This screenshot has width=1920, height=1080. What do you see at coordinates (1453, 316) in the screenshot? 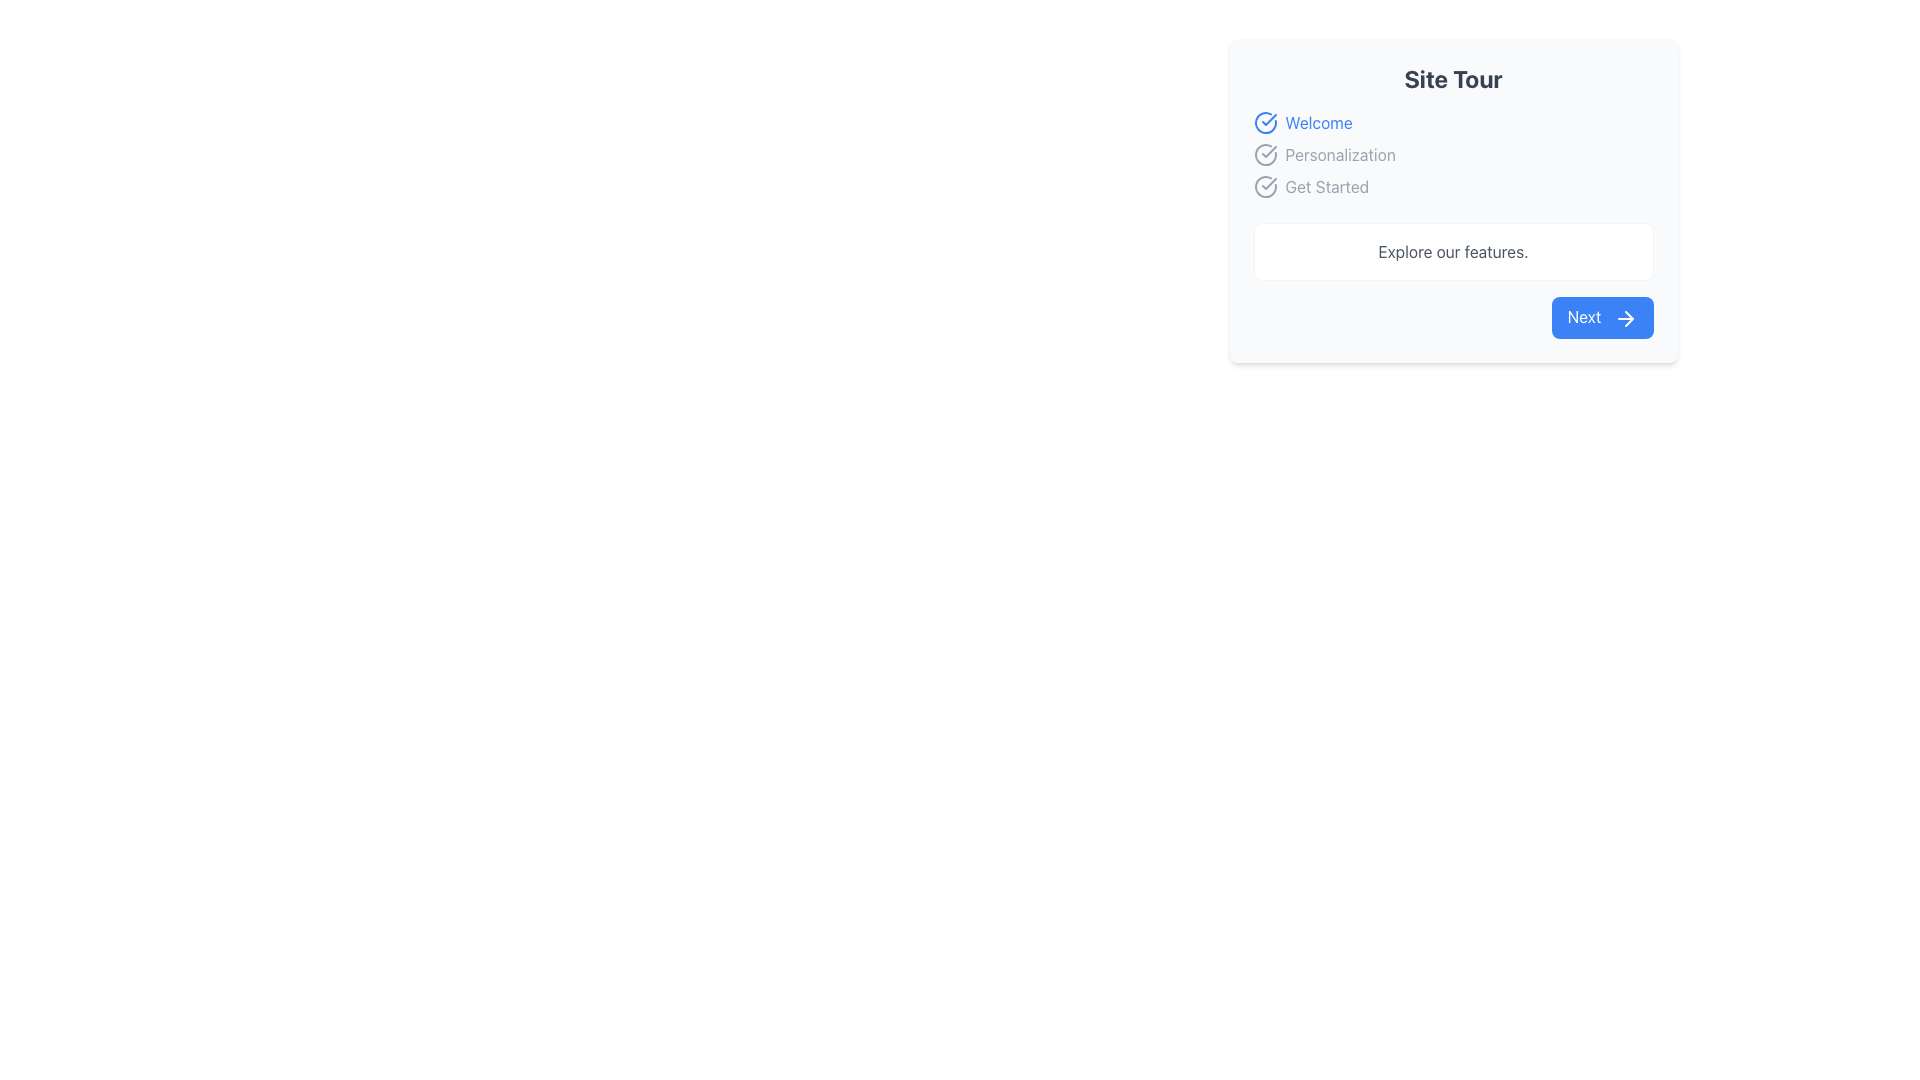
I see `the navigation button located at the bottom-right corner of the 'Site Tour' panel to observe its hover effects` at bounding box center [1453, 316].